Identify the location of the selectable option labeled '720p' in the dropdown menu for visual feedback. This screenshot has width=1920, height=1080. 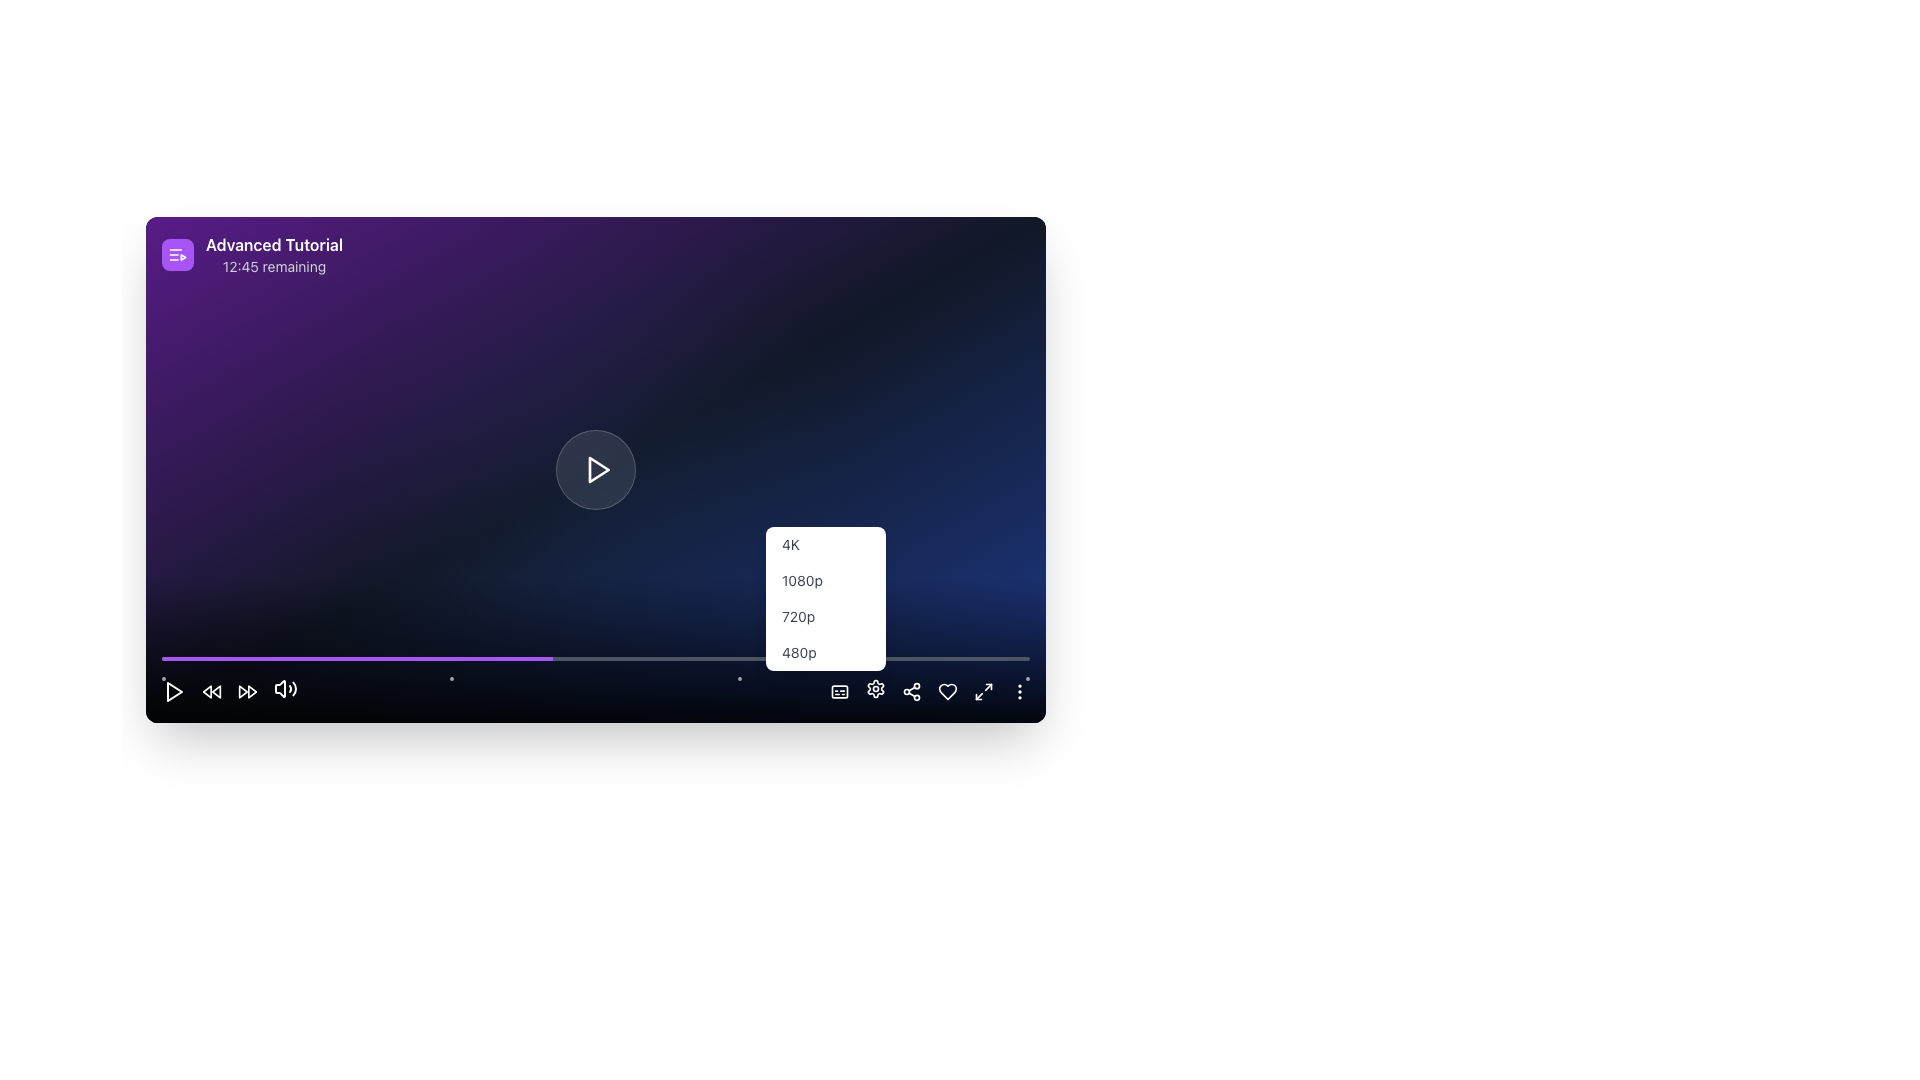
(825, 616).